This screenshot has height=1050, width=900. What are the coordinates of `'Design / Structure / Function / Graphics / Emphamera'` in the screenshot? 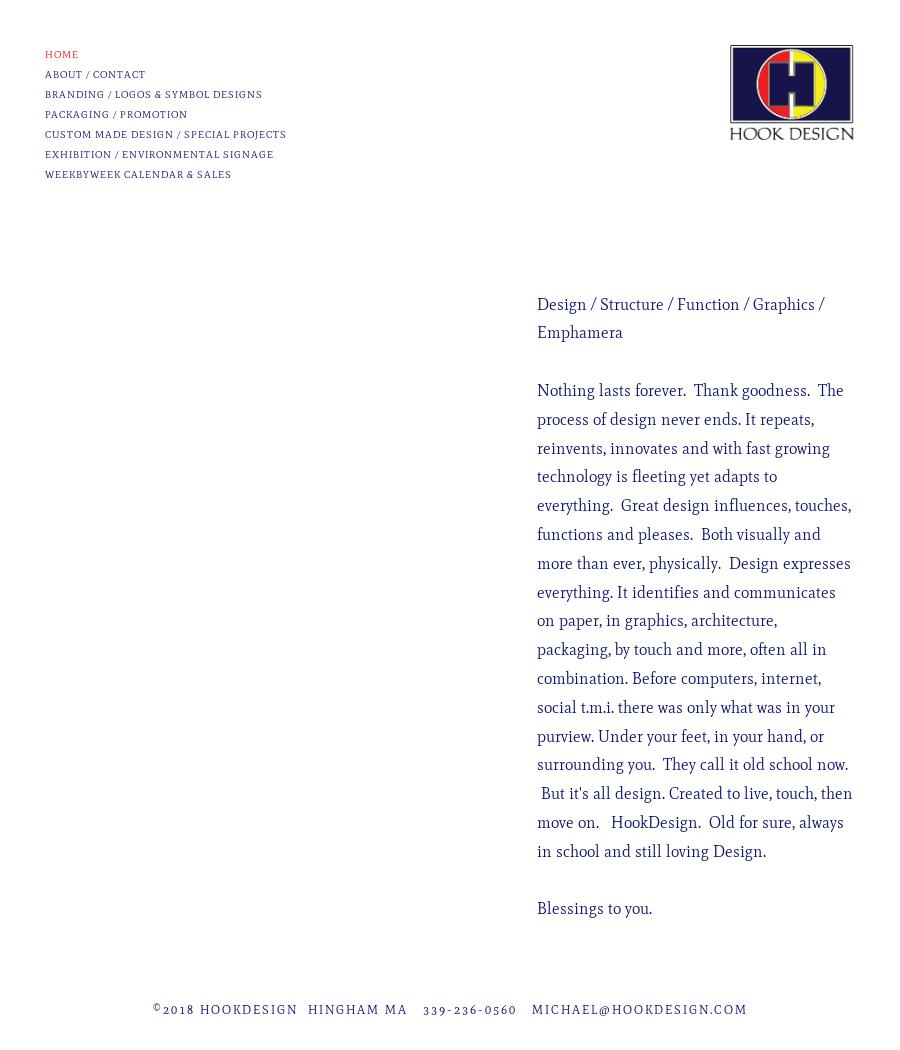 It's located at (679, 318).